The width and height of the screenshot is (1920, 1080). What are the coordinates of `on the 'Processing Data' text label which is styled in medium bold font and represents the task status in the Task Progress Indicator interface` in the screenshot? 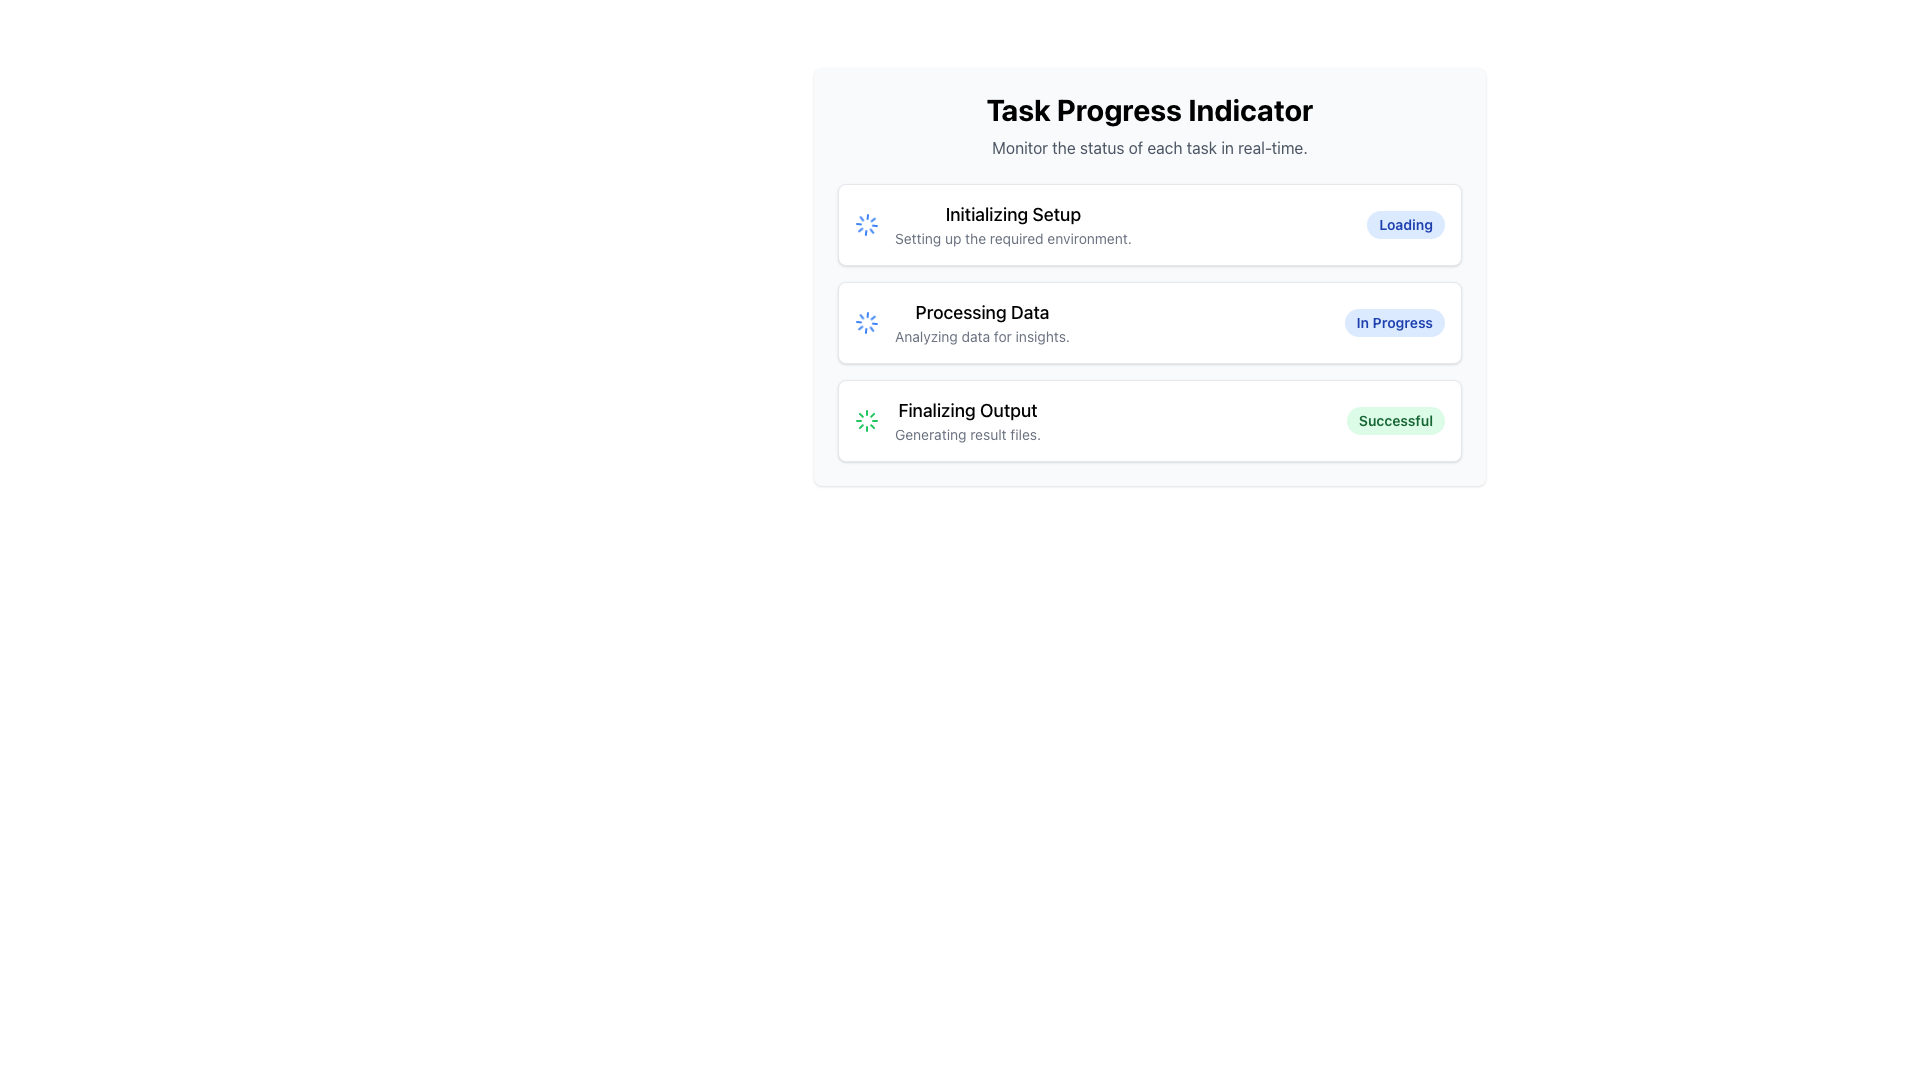 It's located at (982, 312).